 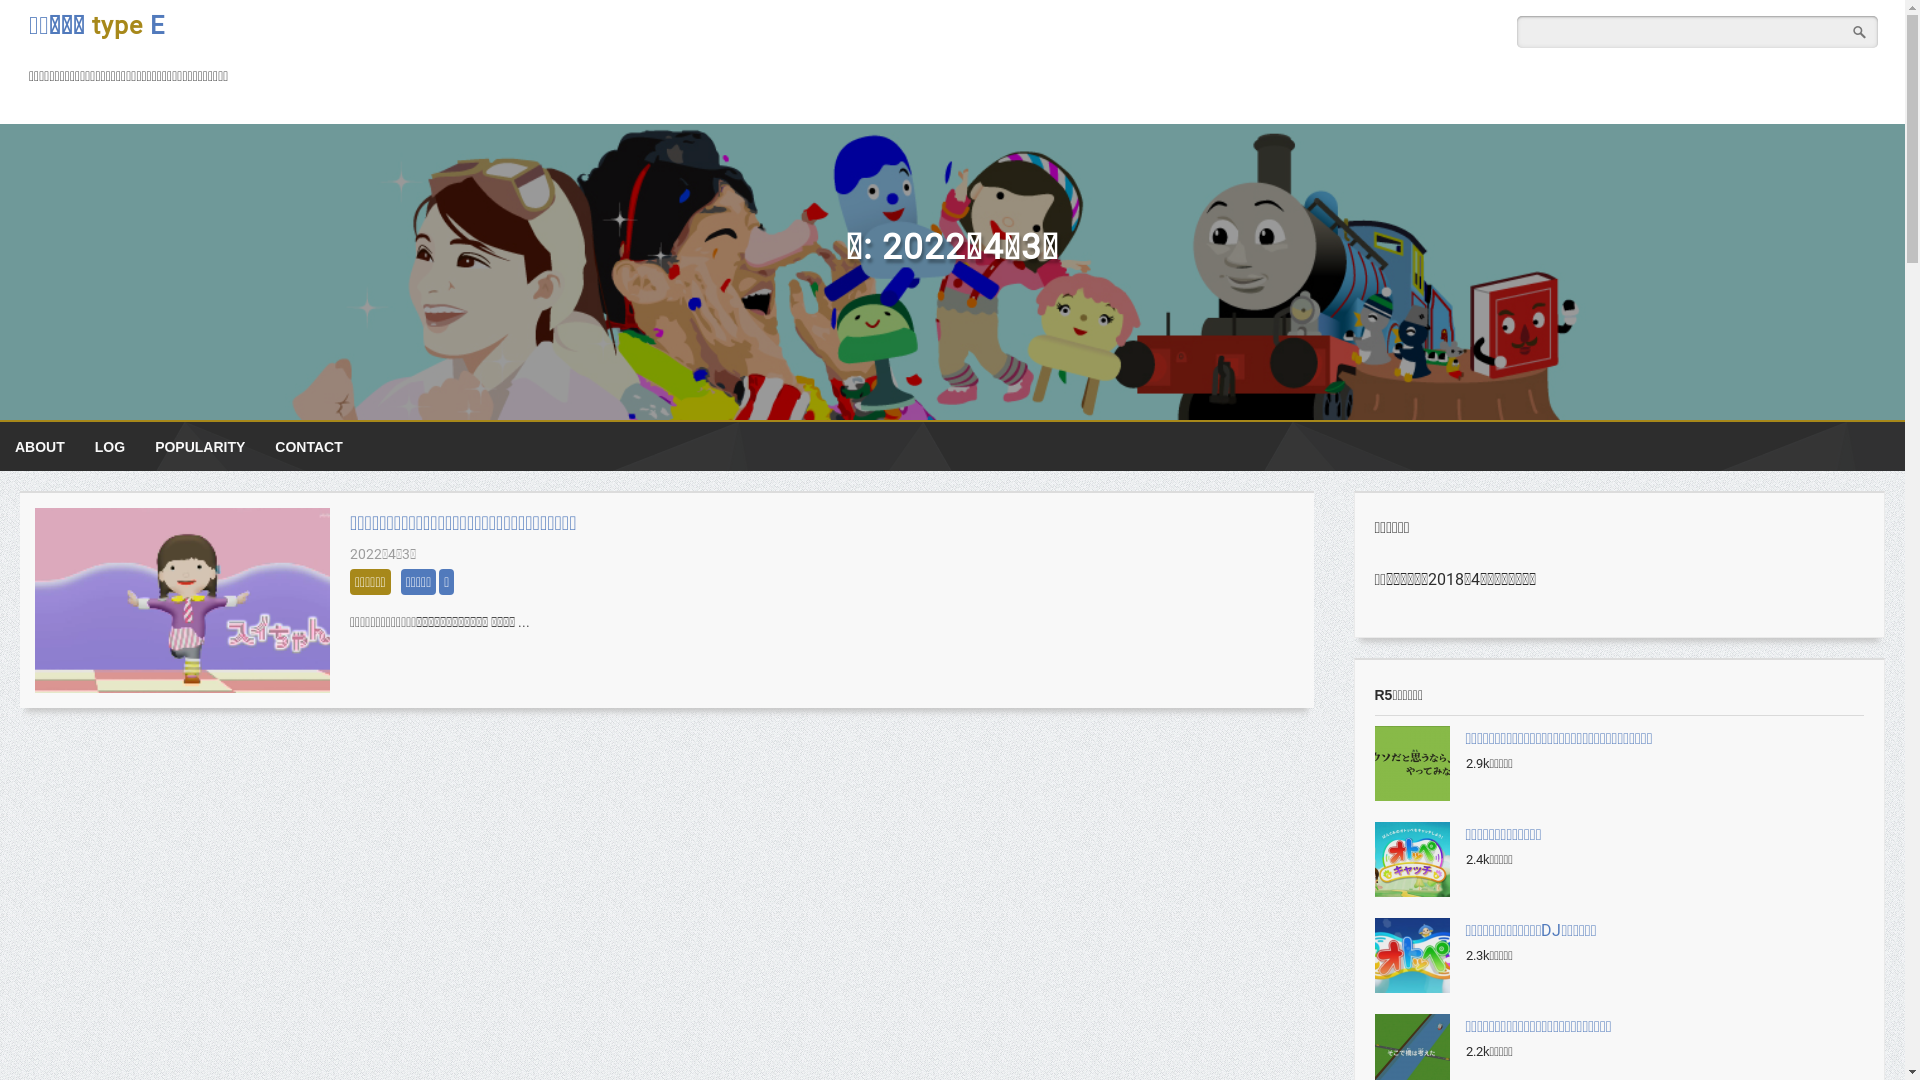 What do you see at coordinates (258, 446) in the screenshot?
I see `'CONTACT'` at bounding box center [258, 446].